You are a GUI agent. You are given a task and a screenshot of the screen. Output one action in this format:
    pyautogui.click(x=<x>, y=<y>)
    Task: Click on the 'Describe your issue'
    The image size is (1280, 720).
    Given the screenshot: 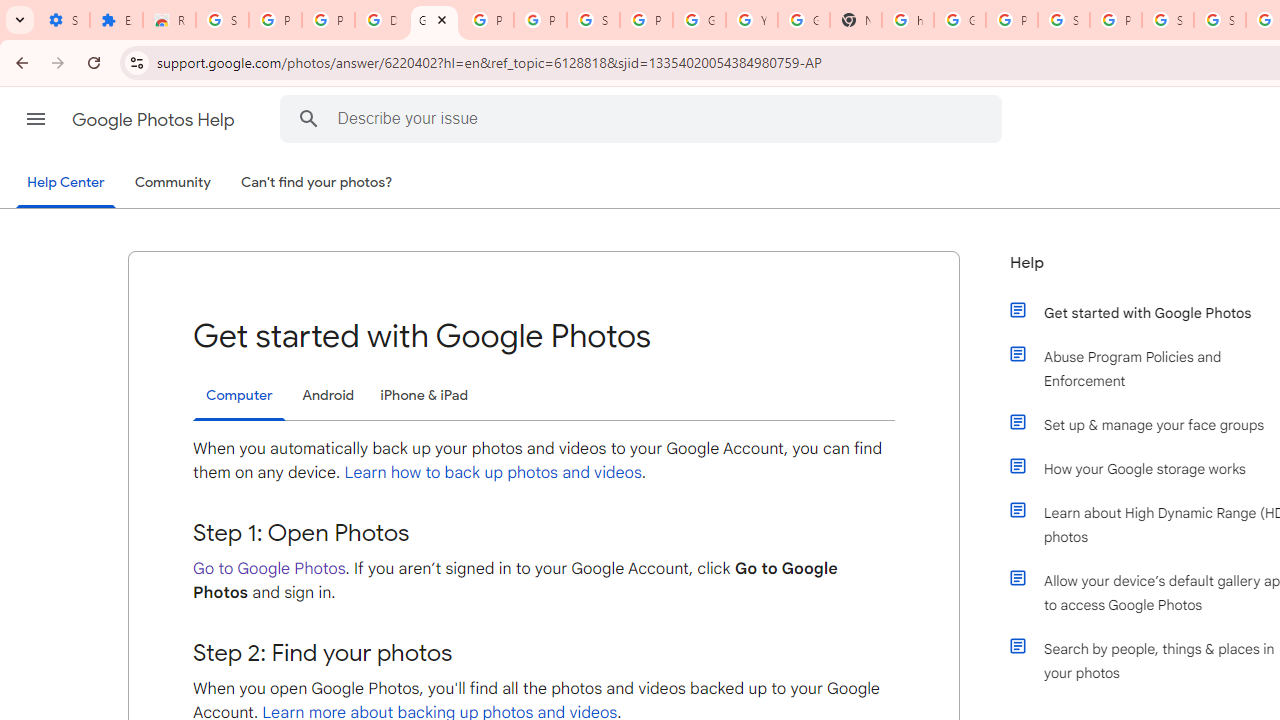 What is the action you would take?
    pyautogui.click(x=645, y=118)
    